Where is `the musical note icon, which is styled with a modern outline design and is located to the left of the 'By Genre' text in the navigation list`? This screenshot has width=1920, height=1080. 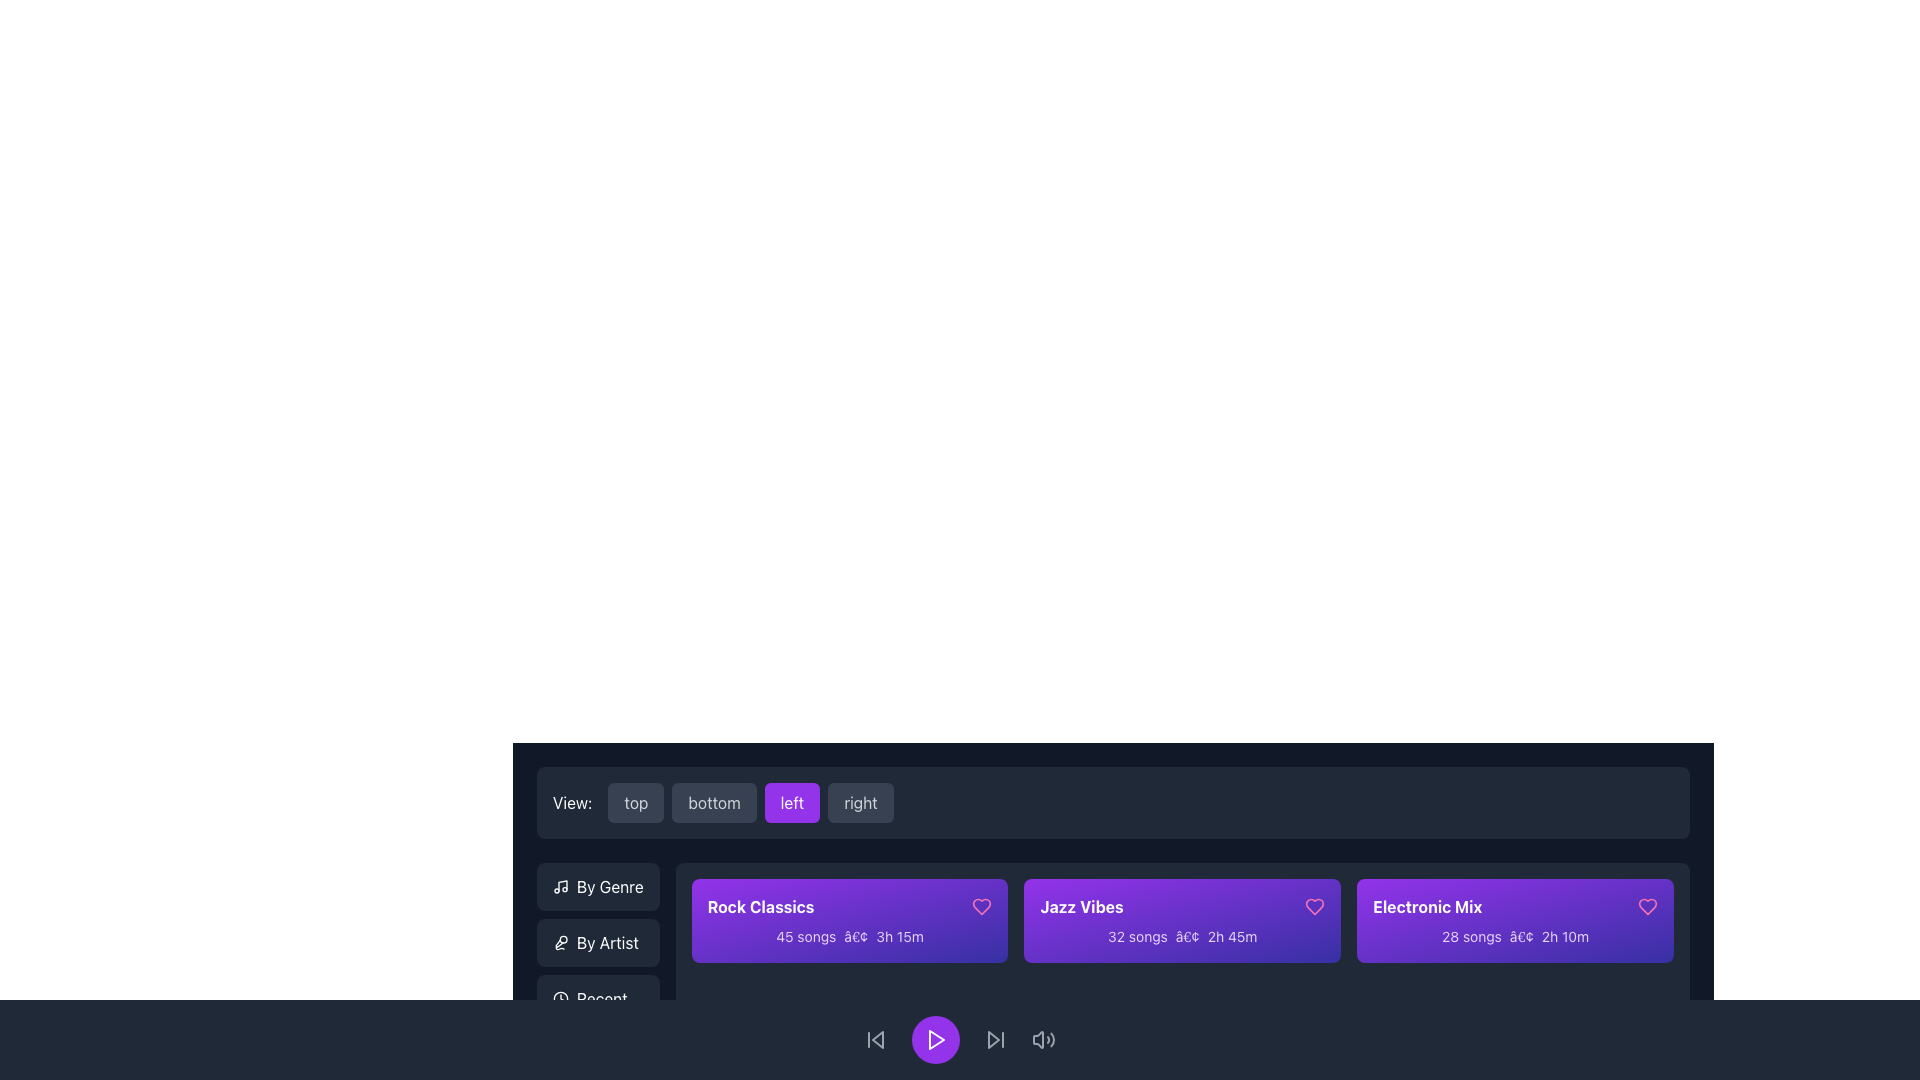 the musical note icon, which is styled with a modern outline design and is located to the left of the 'By Genre' text in the navigation list is located at coordinates (560, 886).